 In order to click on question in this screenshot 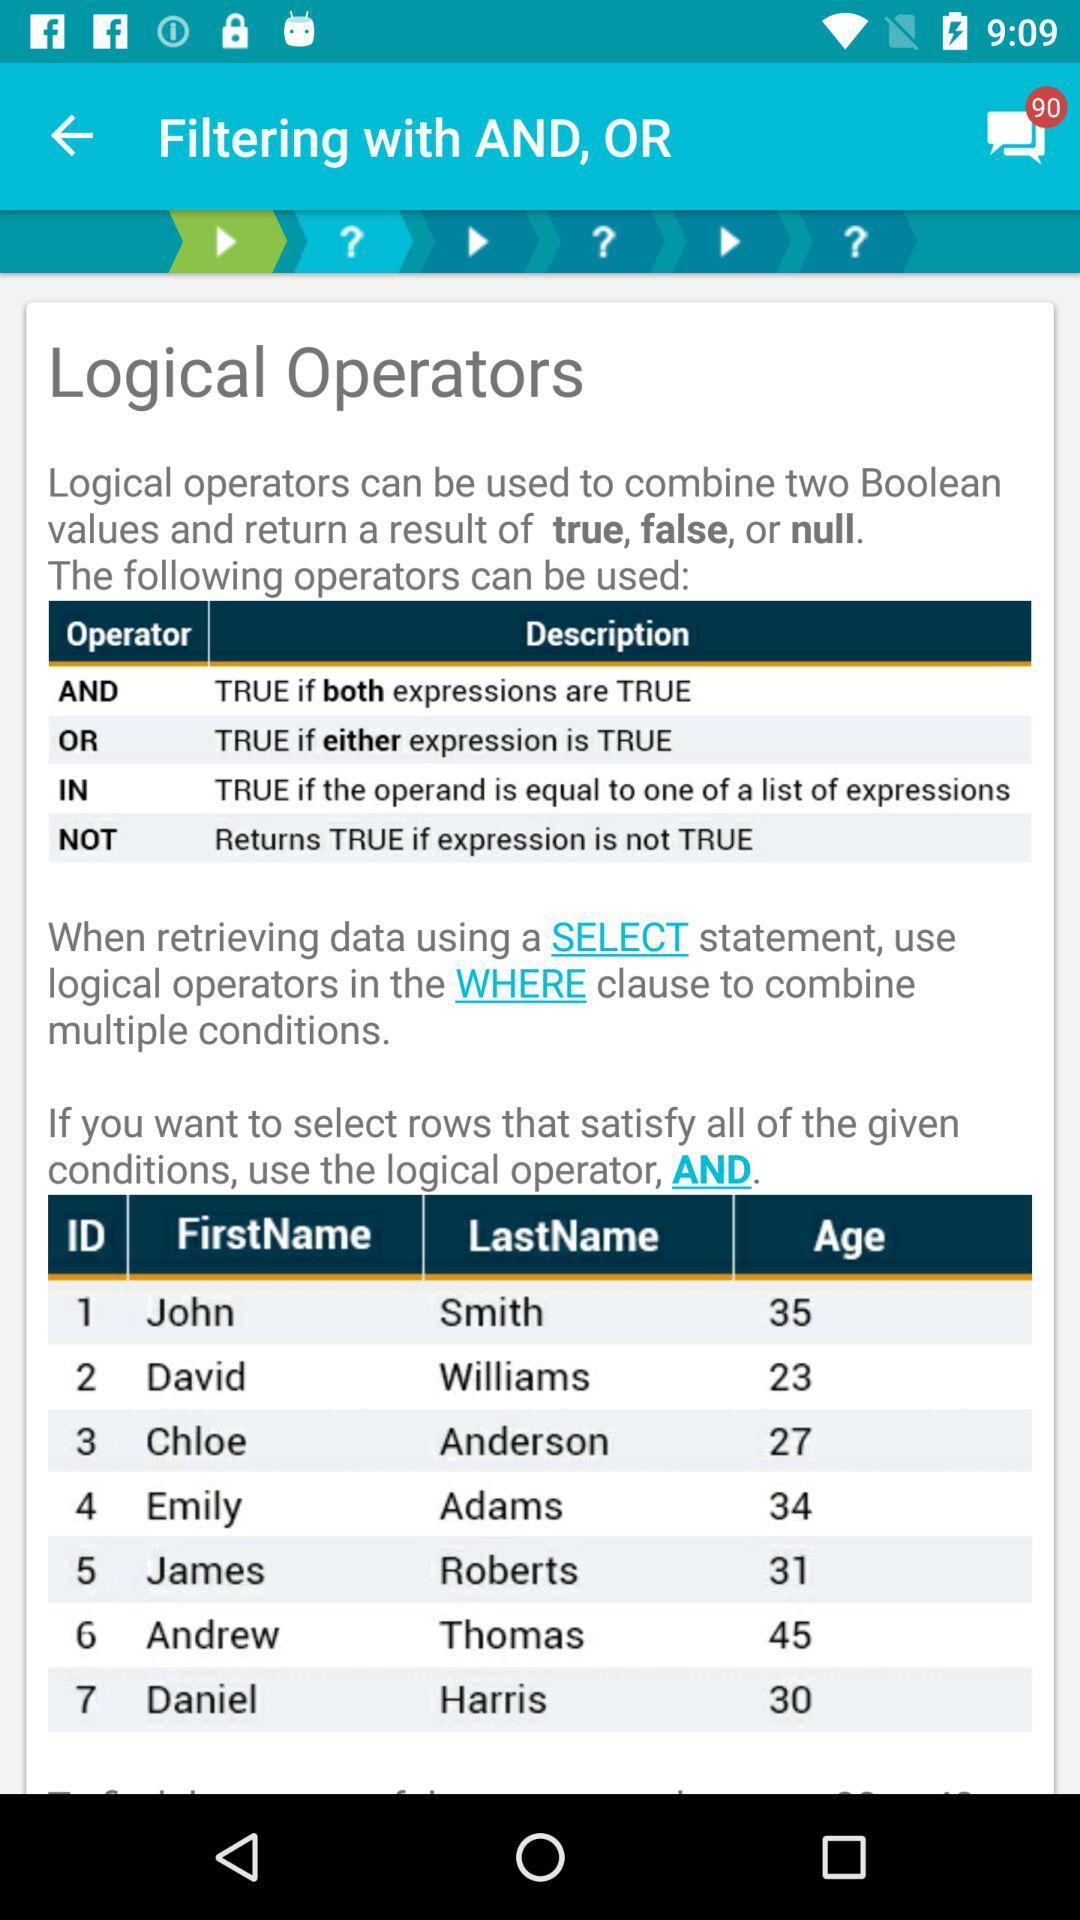, I will do `click(601, 240)`.